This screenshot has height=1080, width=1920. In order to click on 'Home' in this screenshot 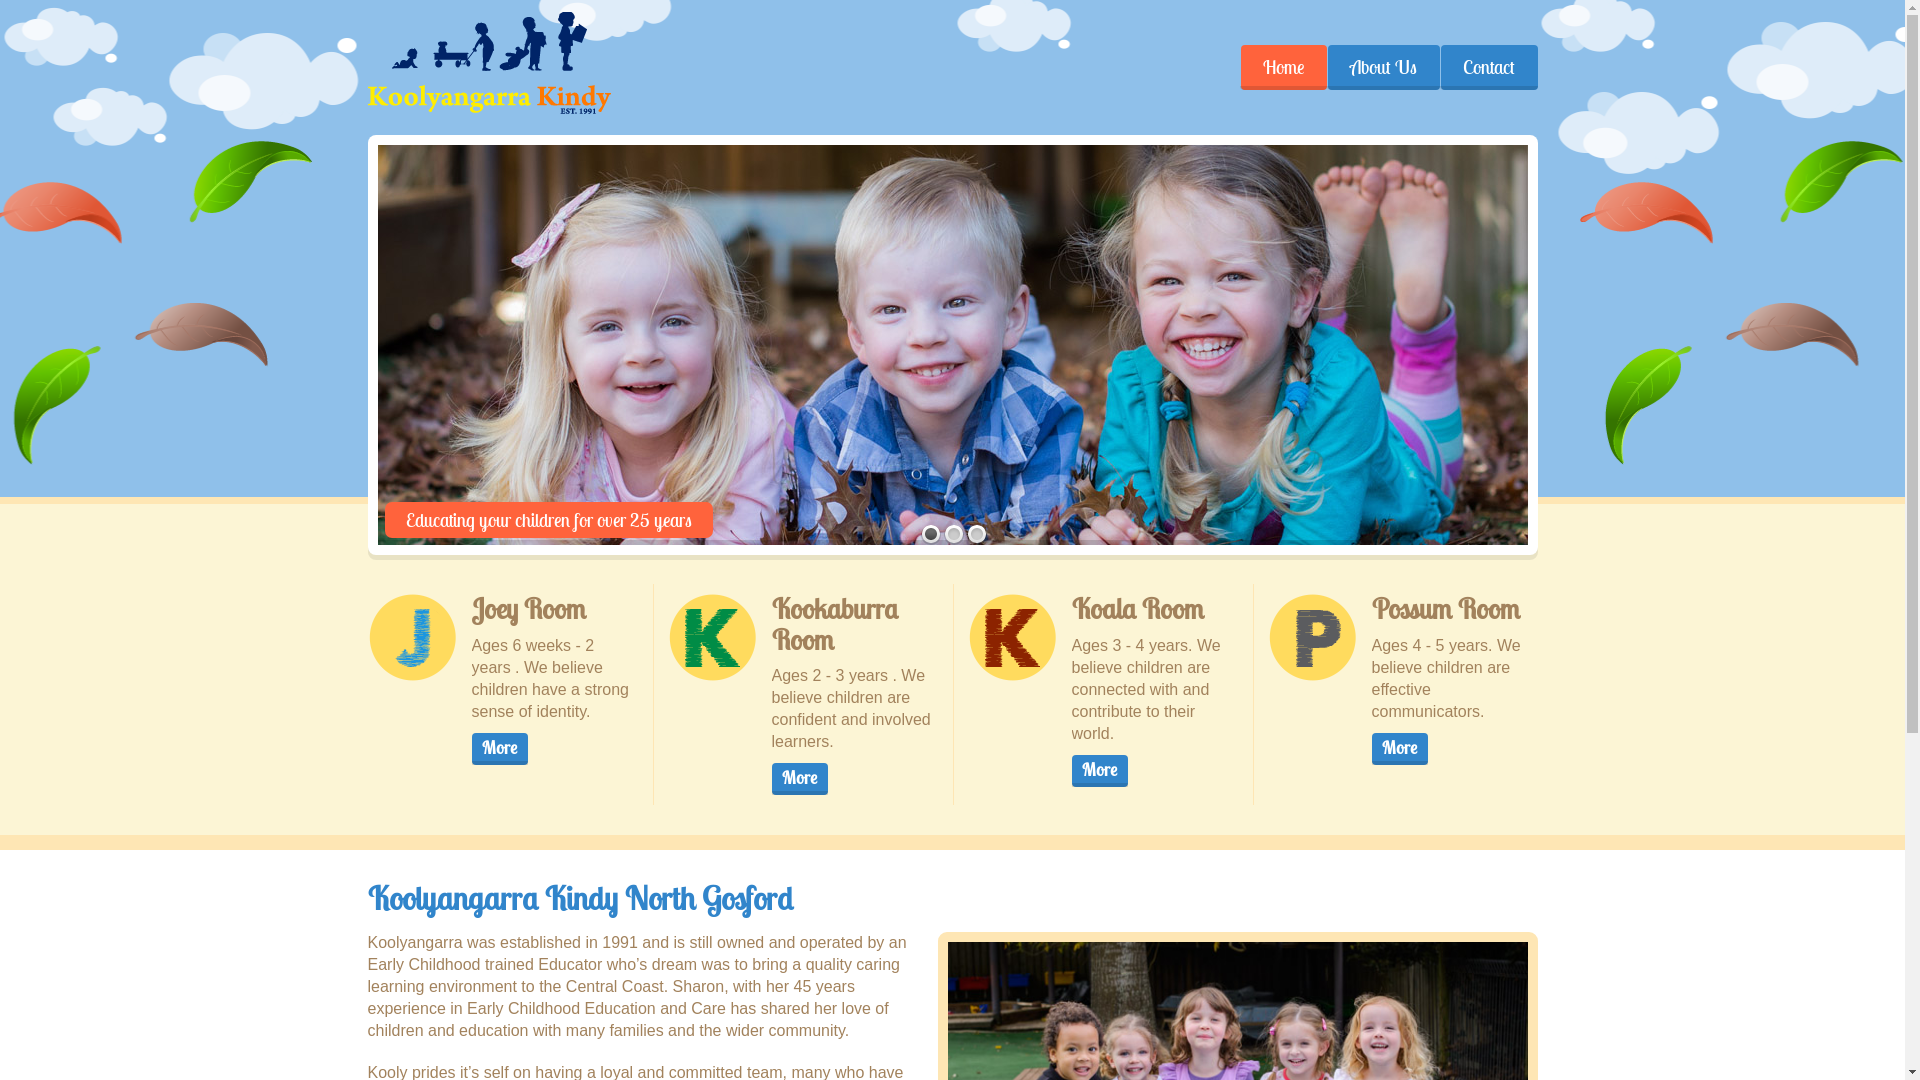, I will do `click(1283, 66)`.